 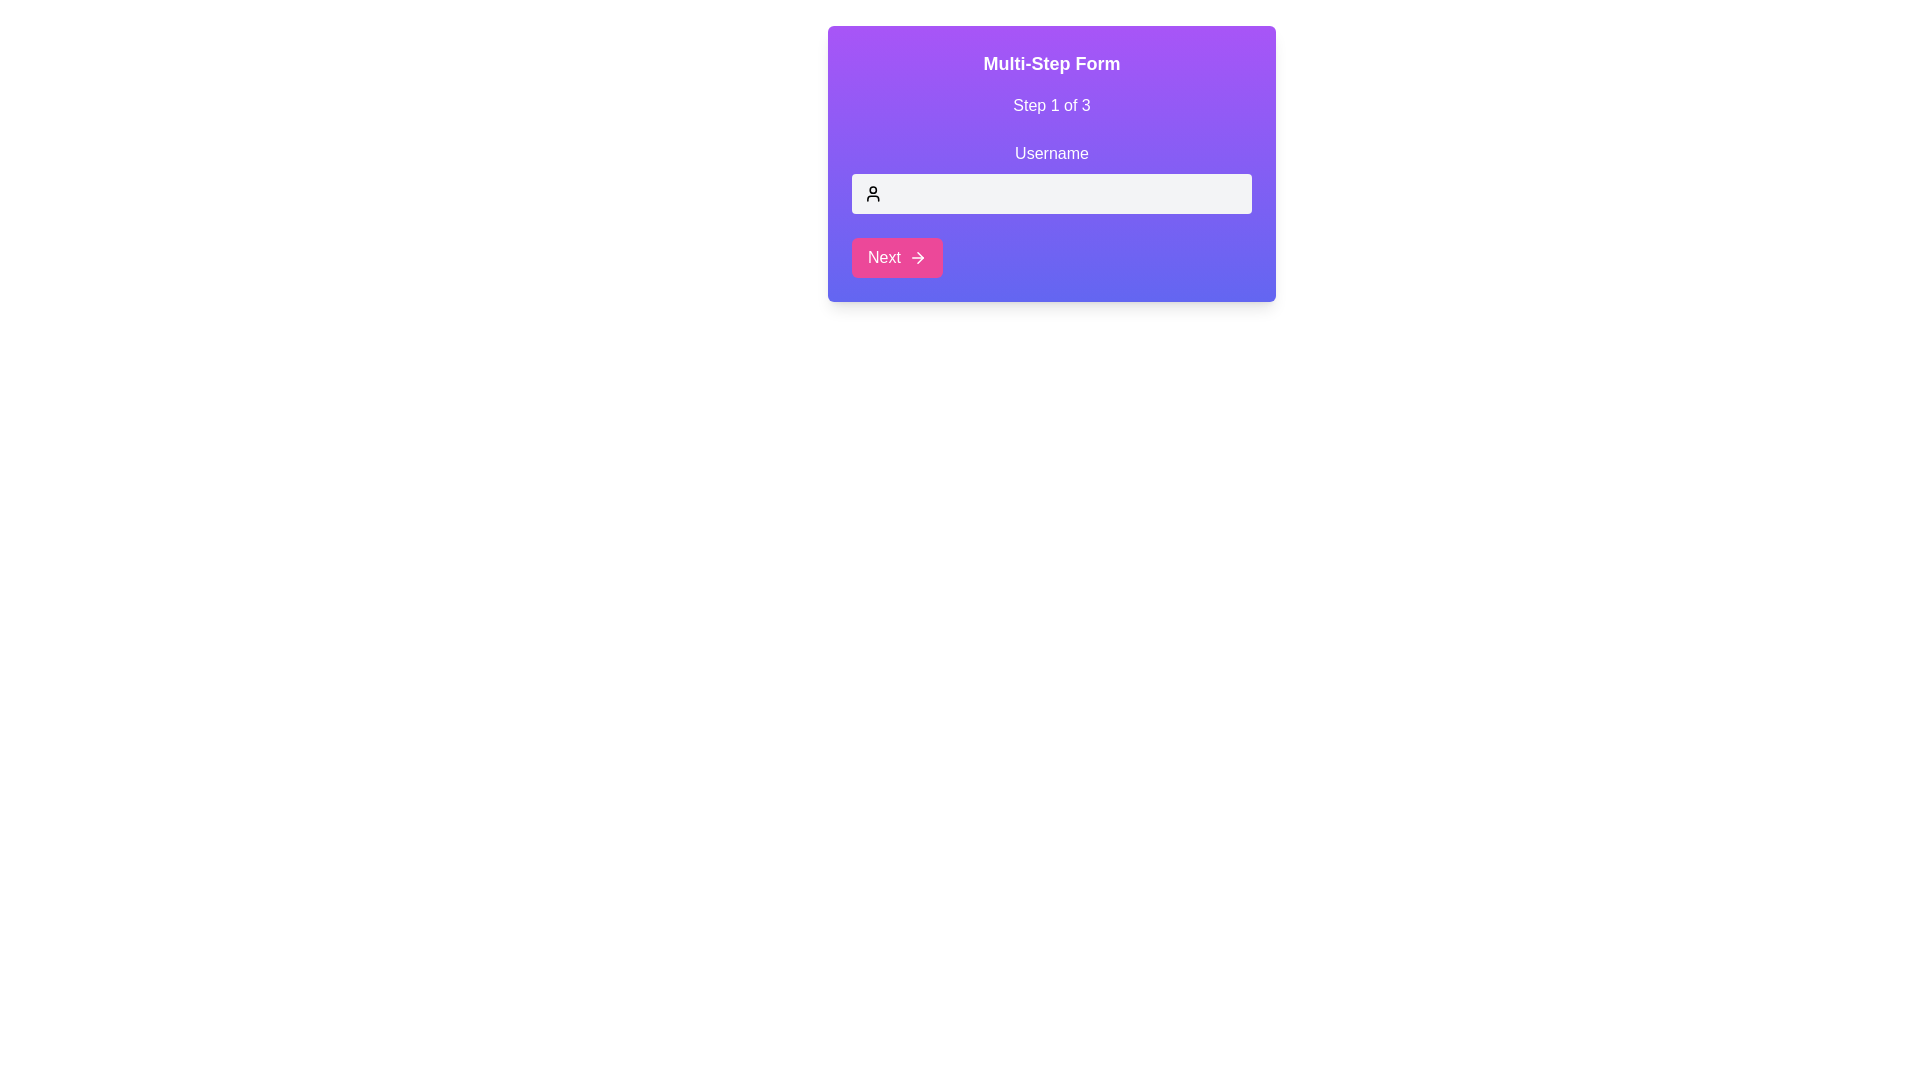 I want to click on the text label that indicates the current step in the multi-step form, located below the title 'Multi-Step Form' and above the 'Username' input field, so click(x=1050, y=105).